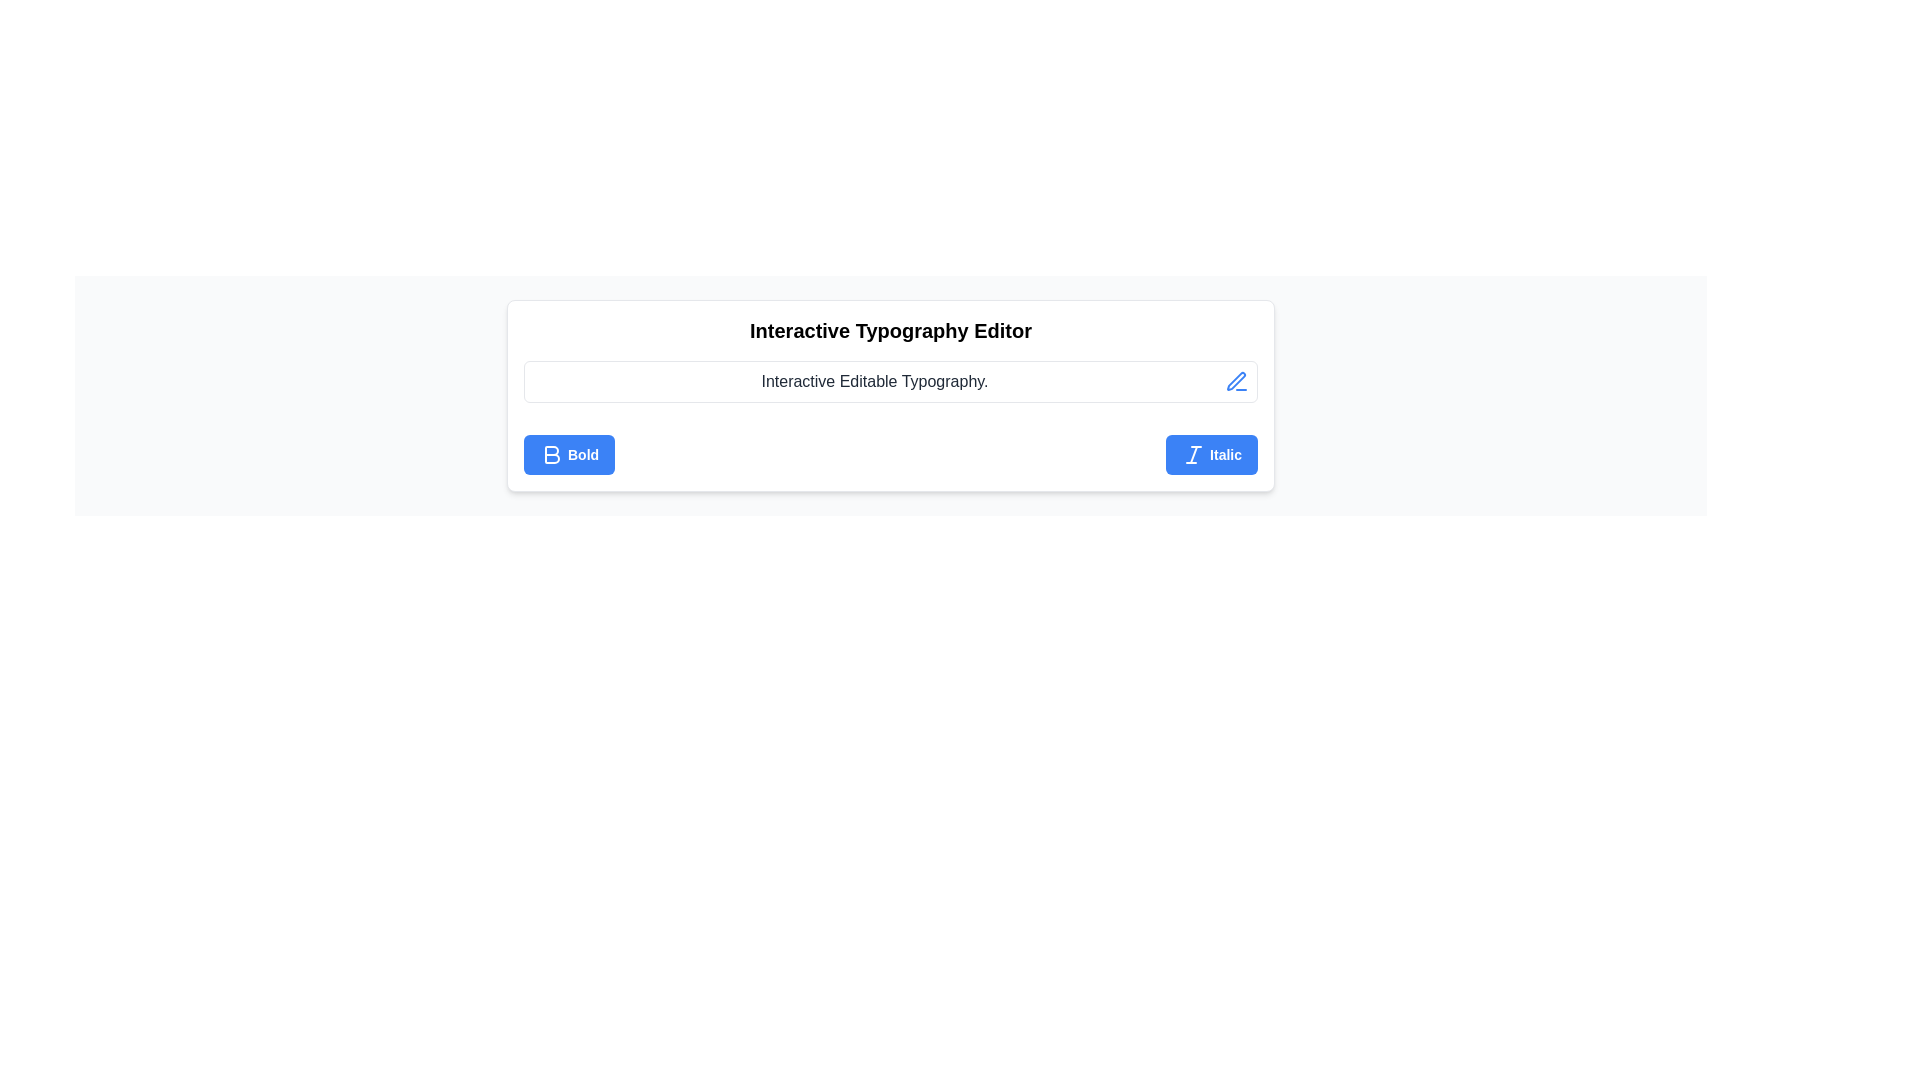 Image resolution: width=1920 pixels, height=1080 pixels. What do you see at coordinates (1194, 455) in the screenshot?
I see `the stylized, slanted 'I' icon within the 'Italic' button` at bounding box center [1194, 455].